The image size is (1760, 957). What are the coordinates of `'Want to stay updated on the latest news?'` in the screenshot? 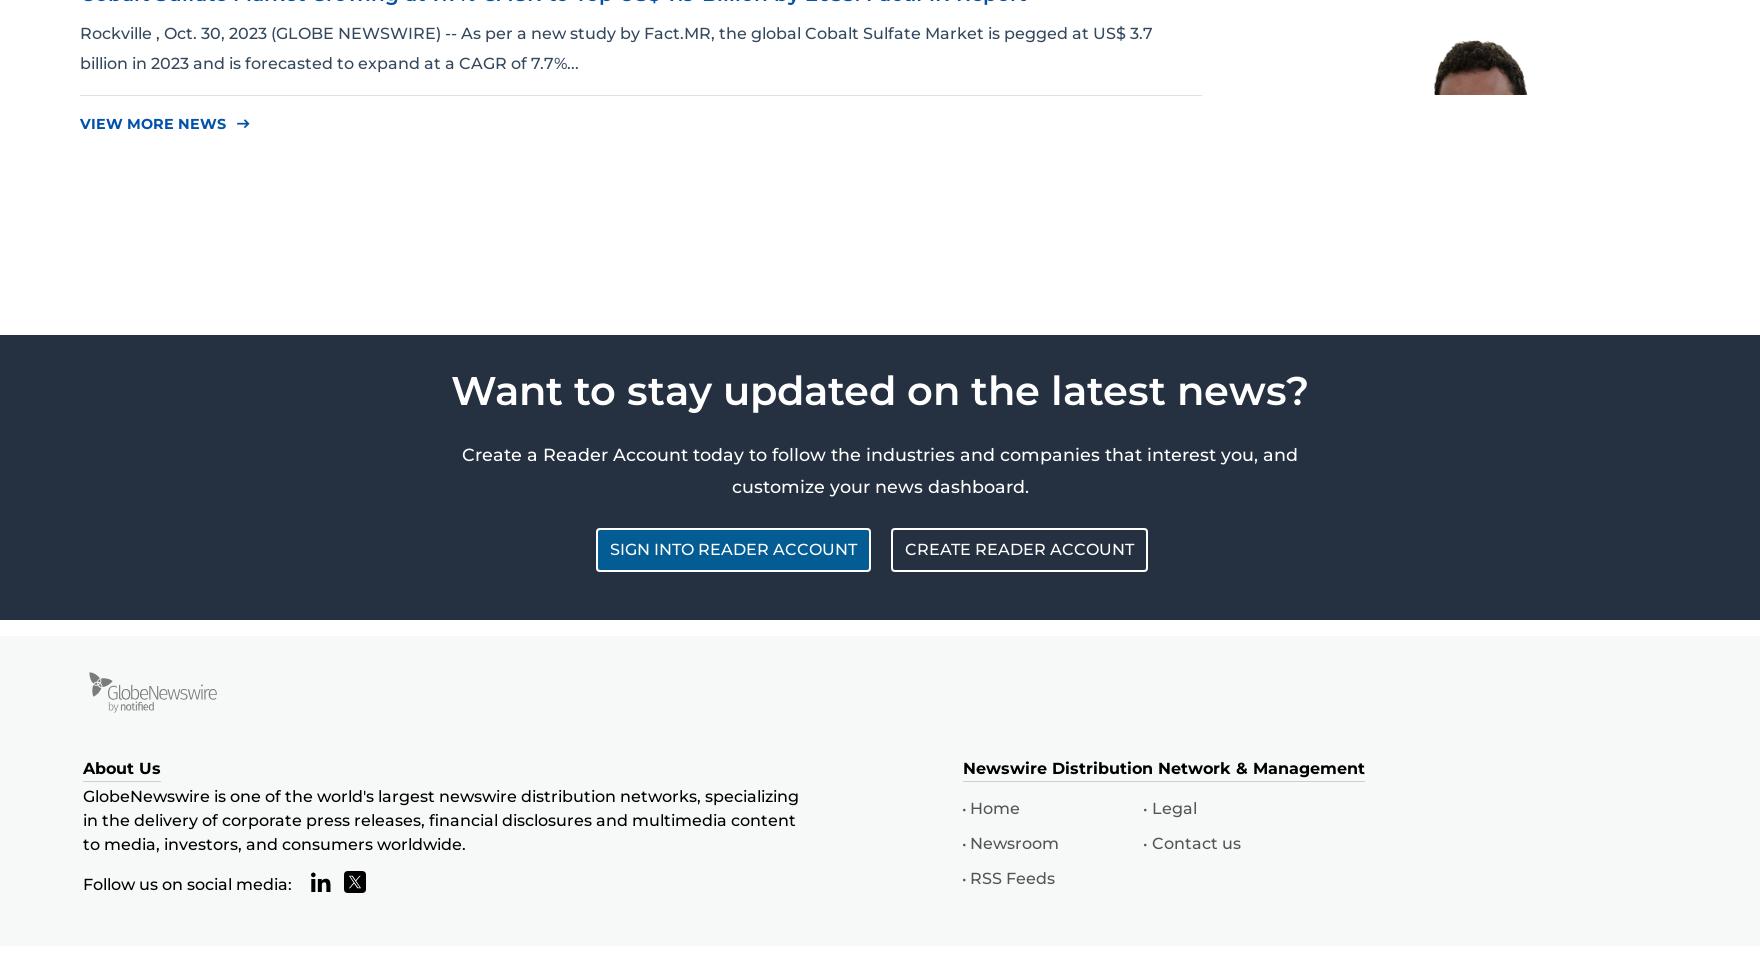 It's located at (880, 389).